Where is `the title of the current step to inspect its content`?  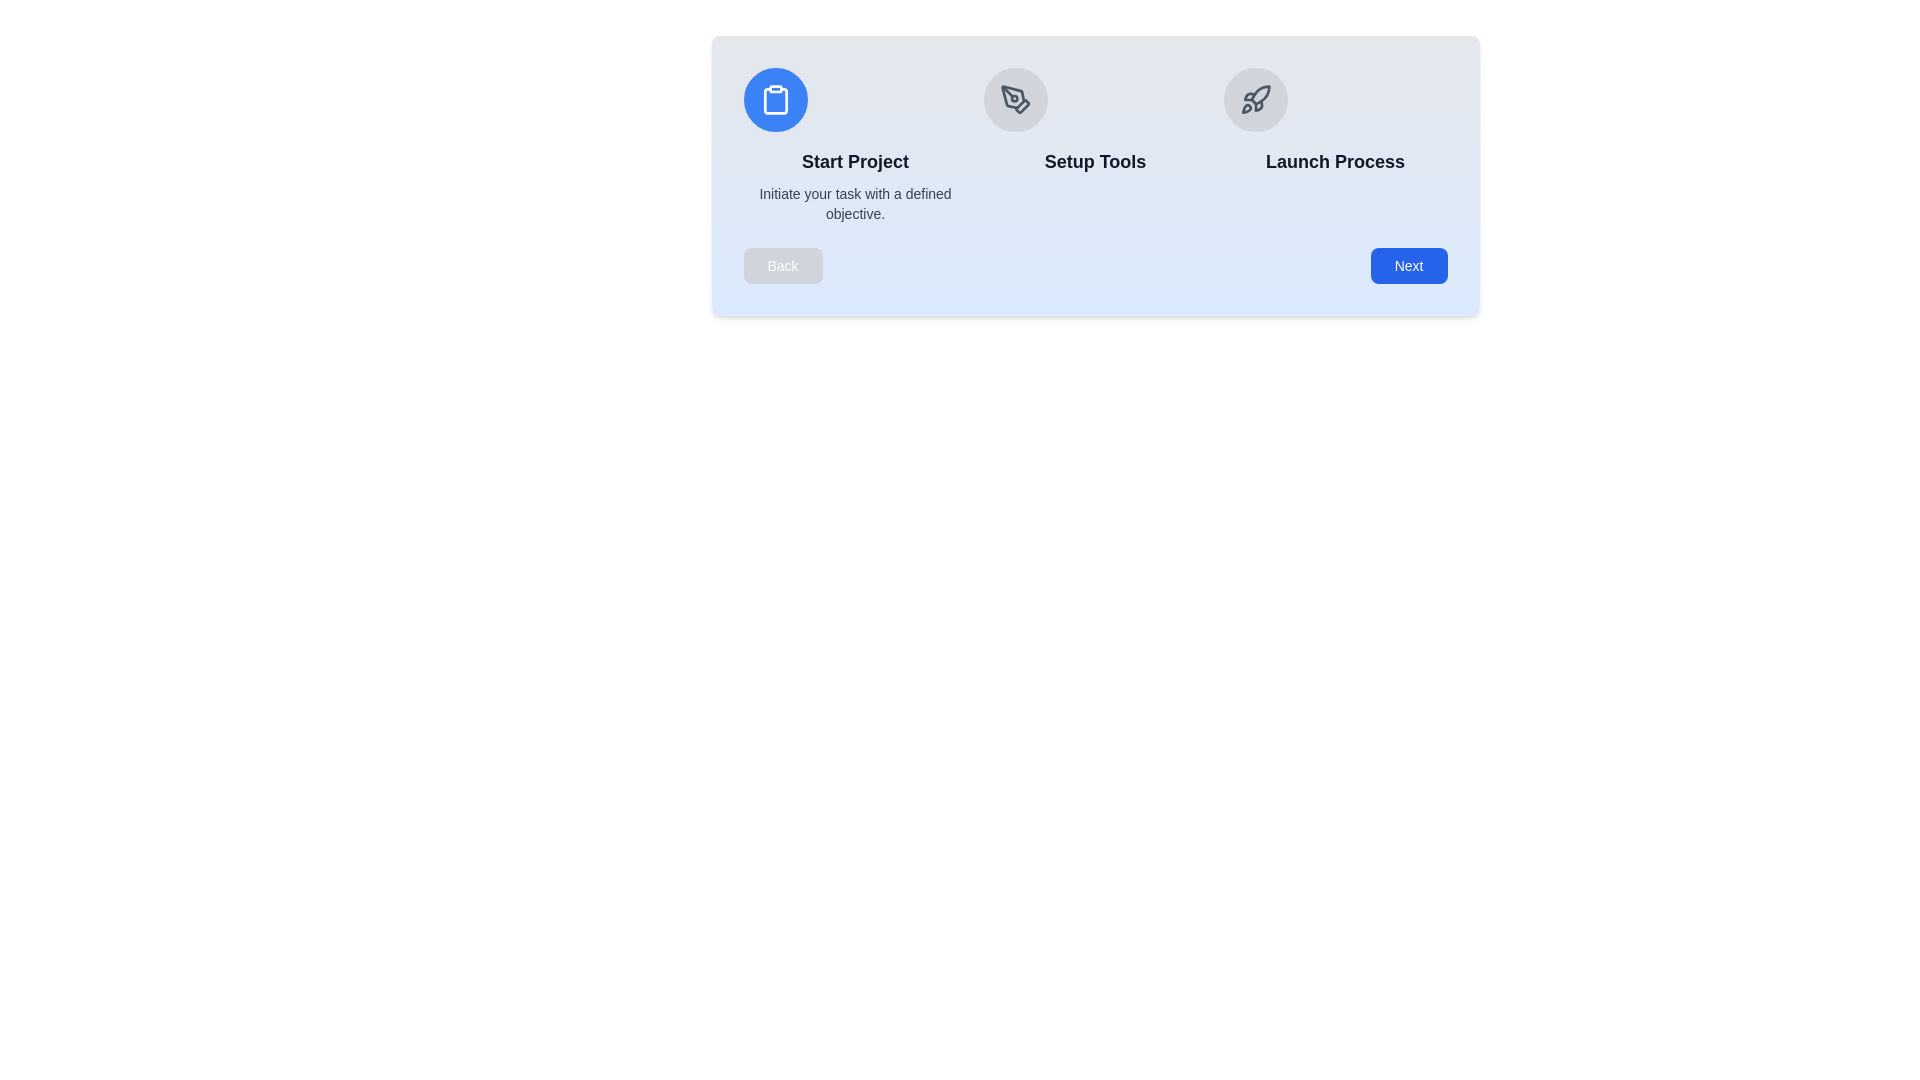 the title of the current step to inspect its content is located at coordinates (855, 161).